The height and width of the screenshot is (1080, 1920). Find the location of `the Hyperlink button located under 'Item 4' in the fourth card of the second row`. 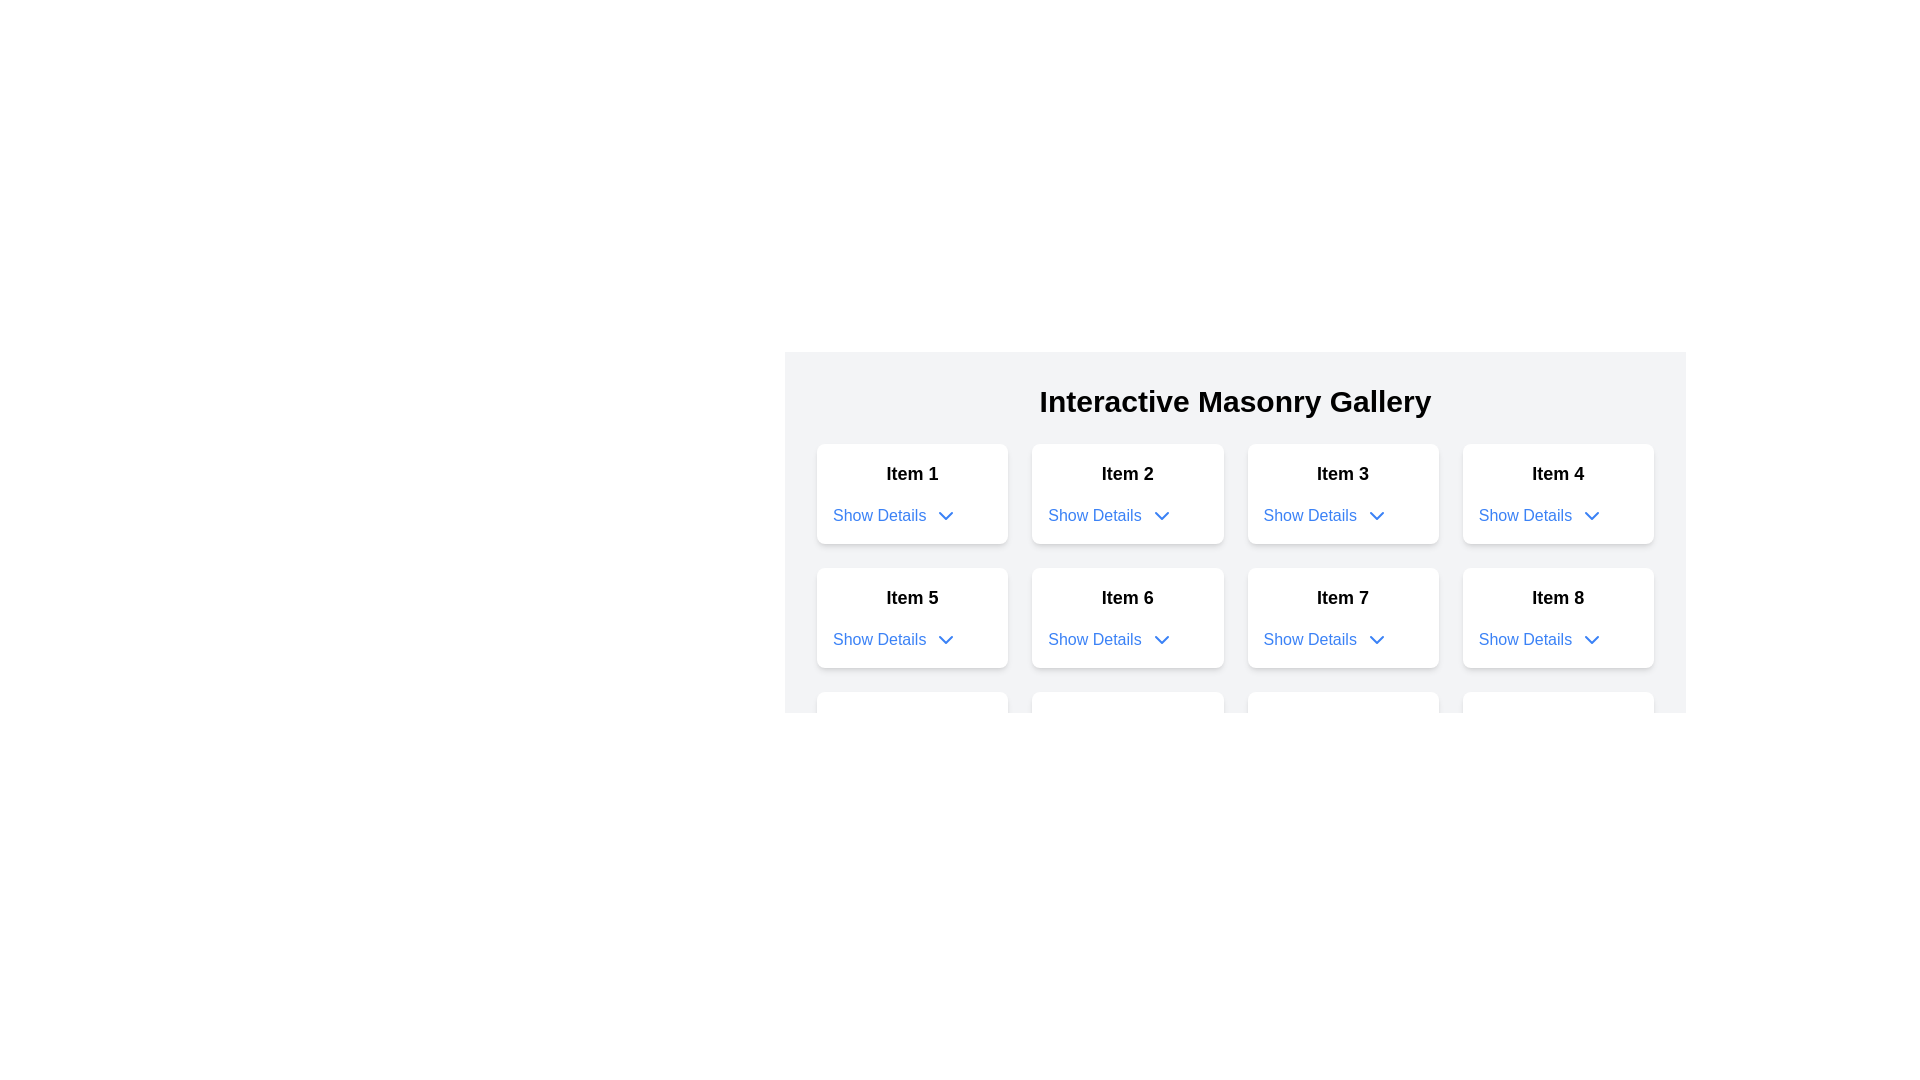

the Hyperlink button located under 'Item 4' in the fourth card of the second row is located at coordinates (1540, 515).